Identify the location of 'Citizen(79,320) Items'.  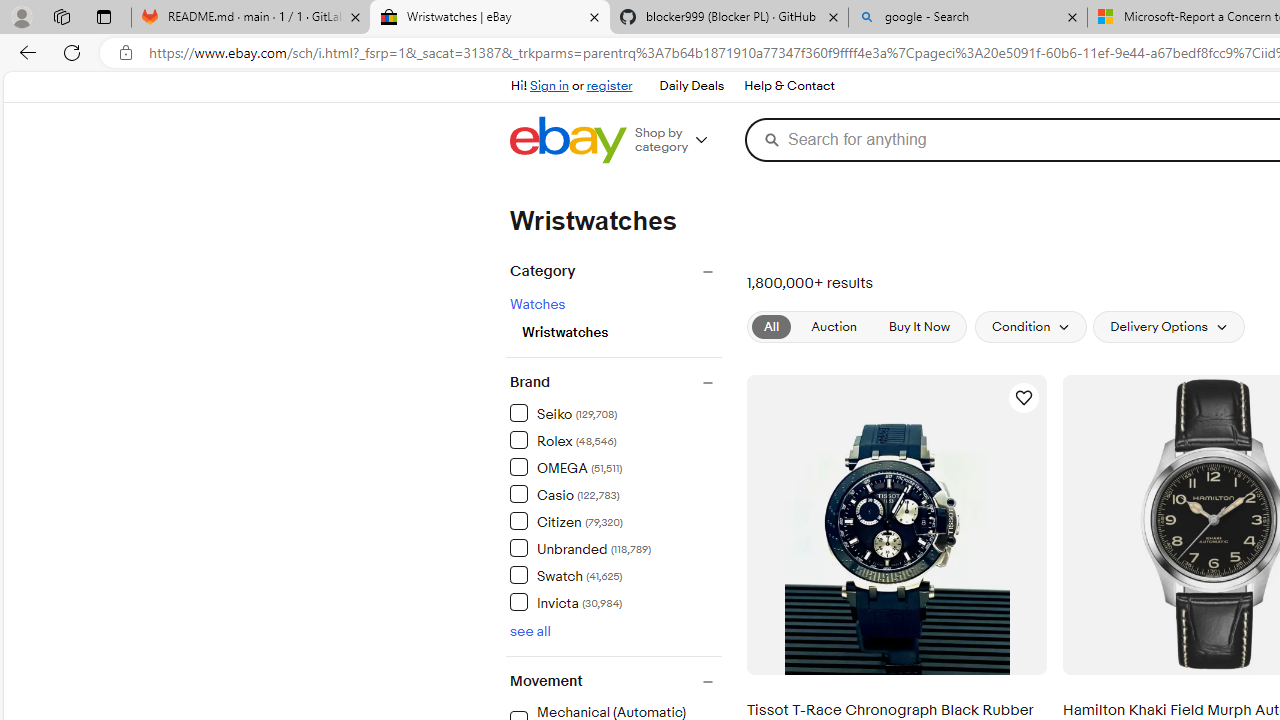
(614, 519).